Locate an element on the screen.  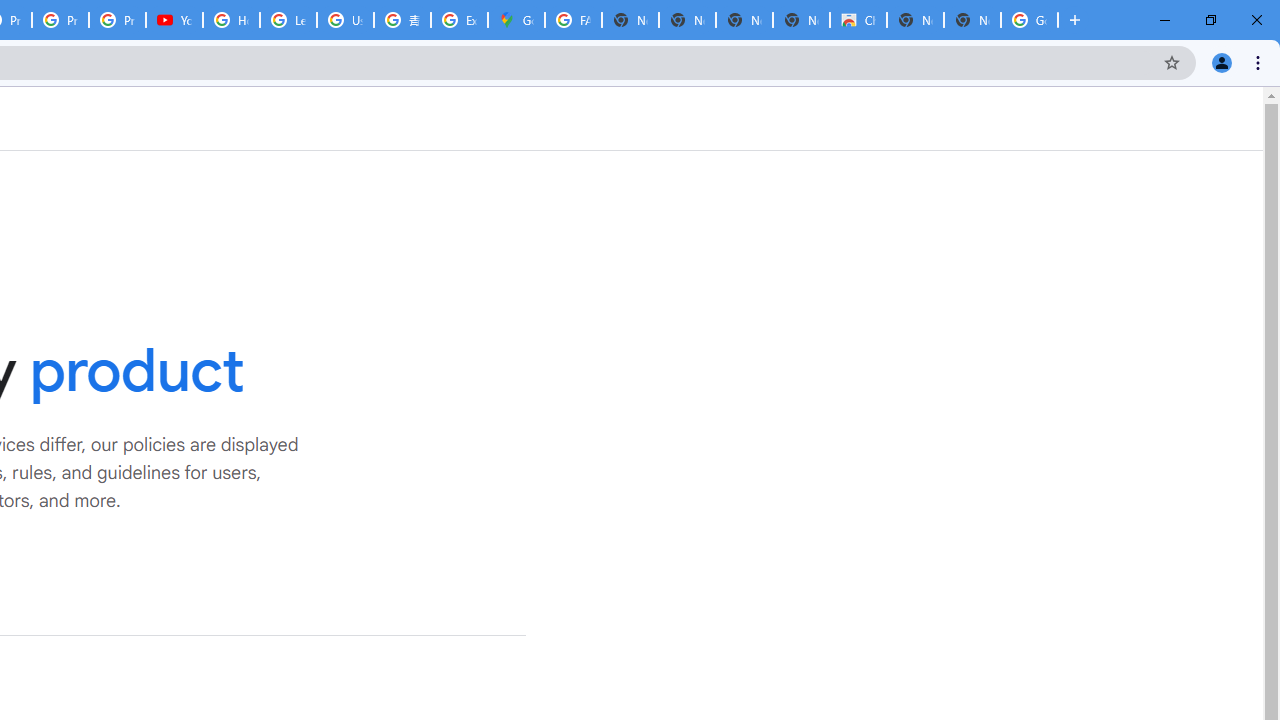
'Privacy Checkup' is located at coordinates (60, 20).